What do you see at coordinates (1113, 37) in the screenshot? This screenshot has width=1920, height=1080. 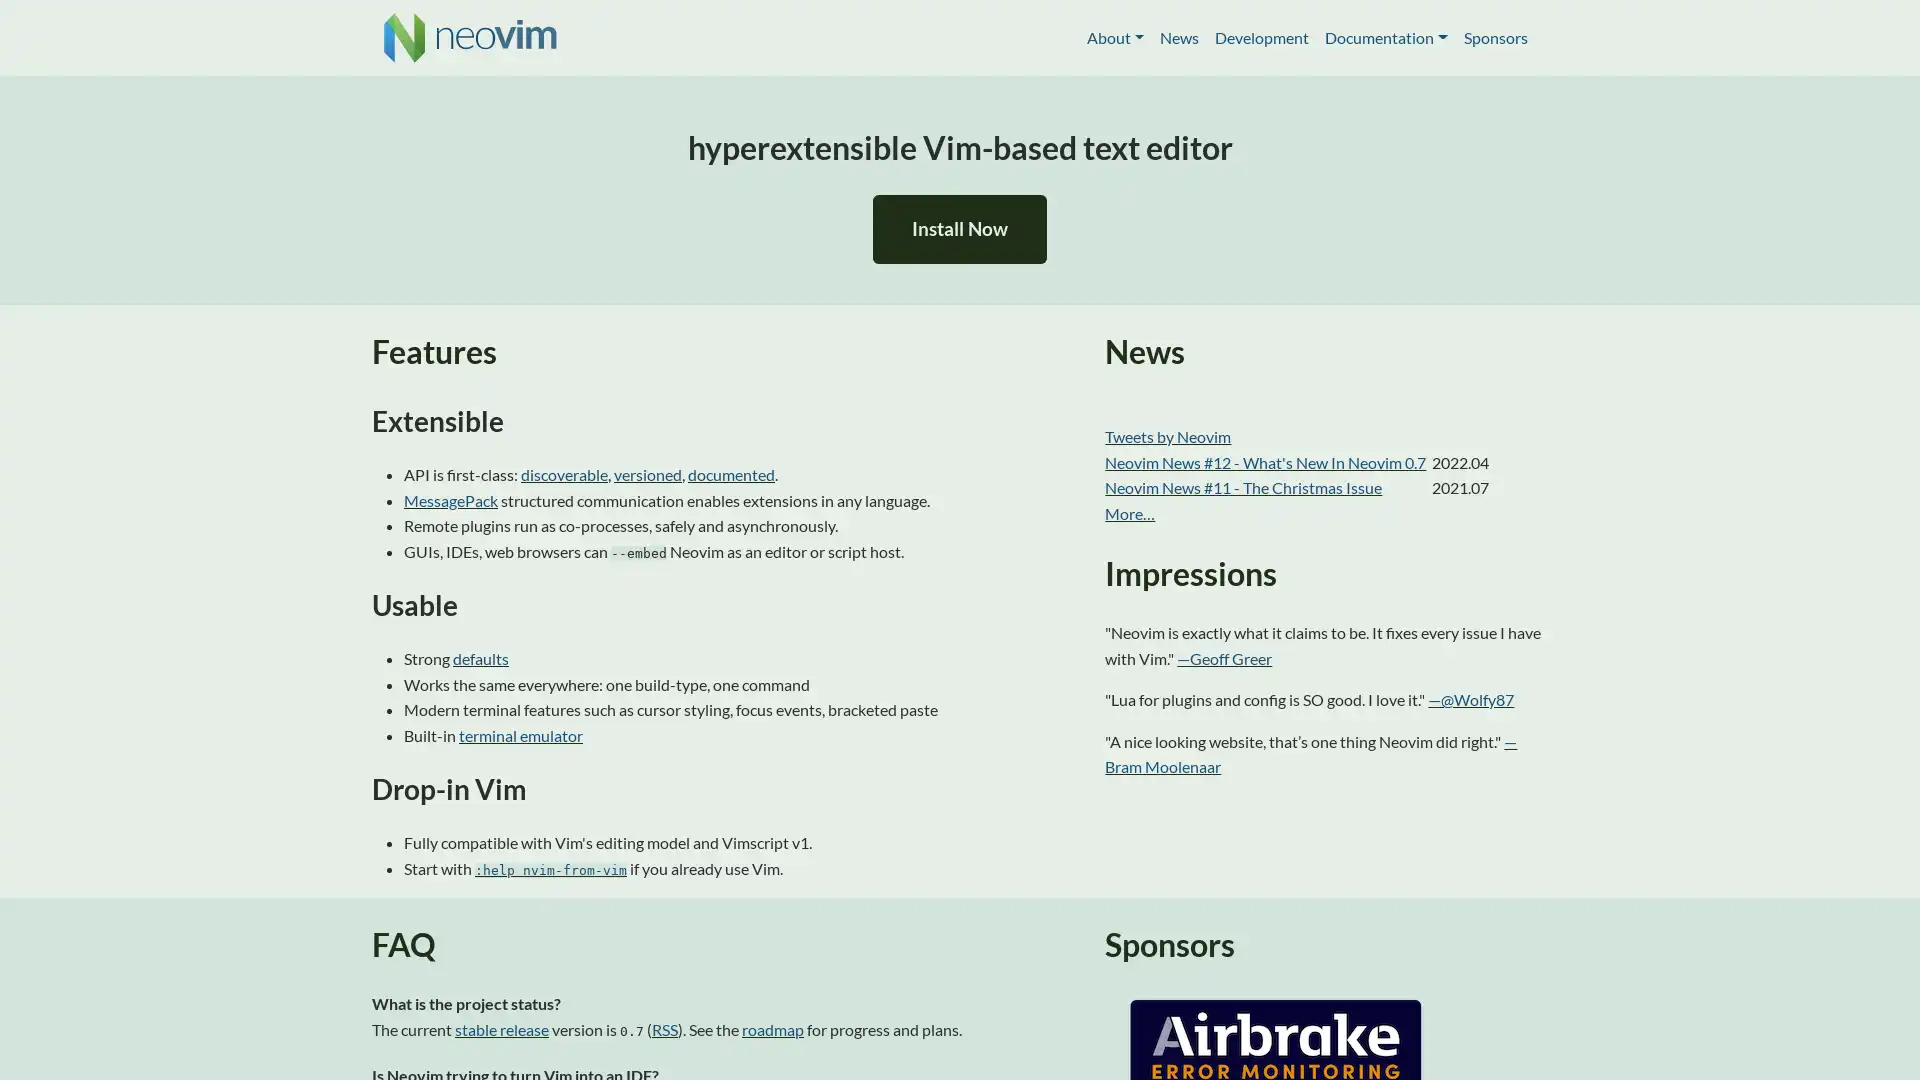 I see `About` at bounding box center [1113, 37].